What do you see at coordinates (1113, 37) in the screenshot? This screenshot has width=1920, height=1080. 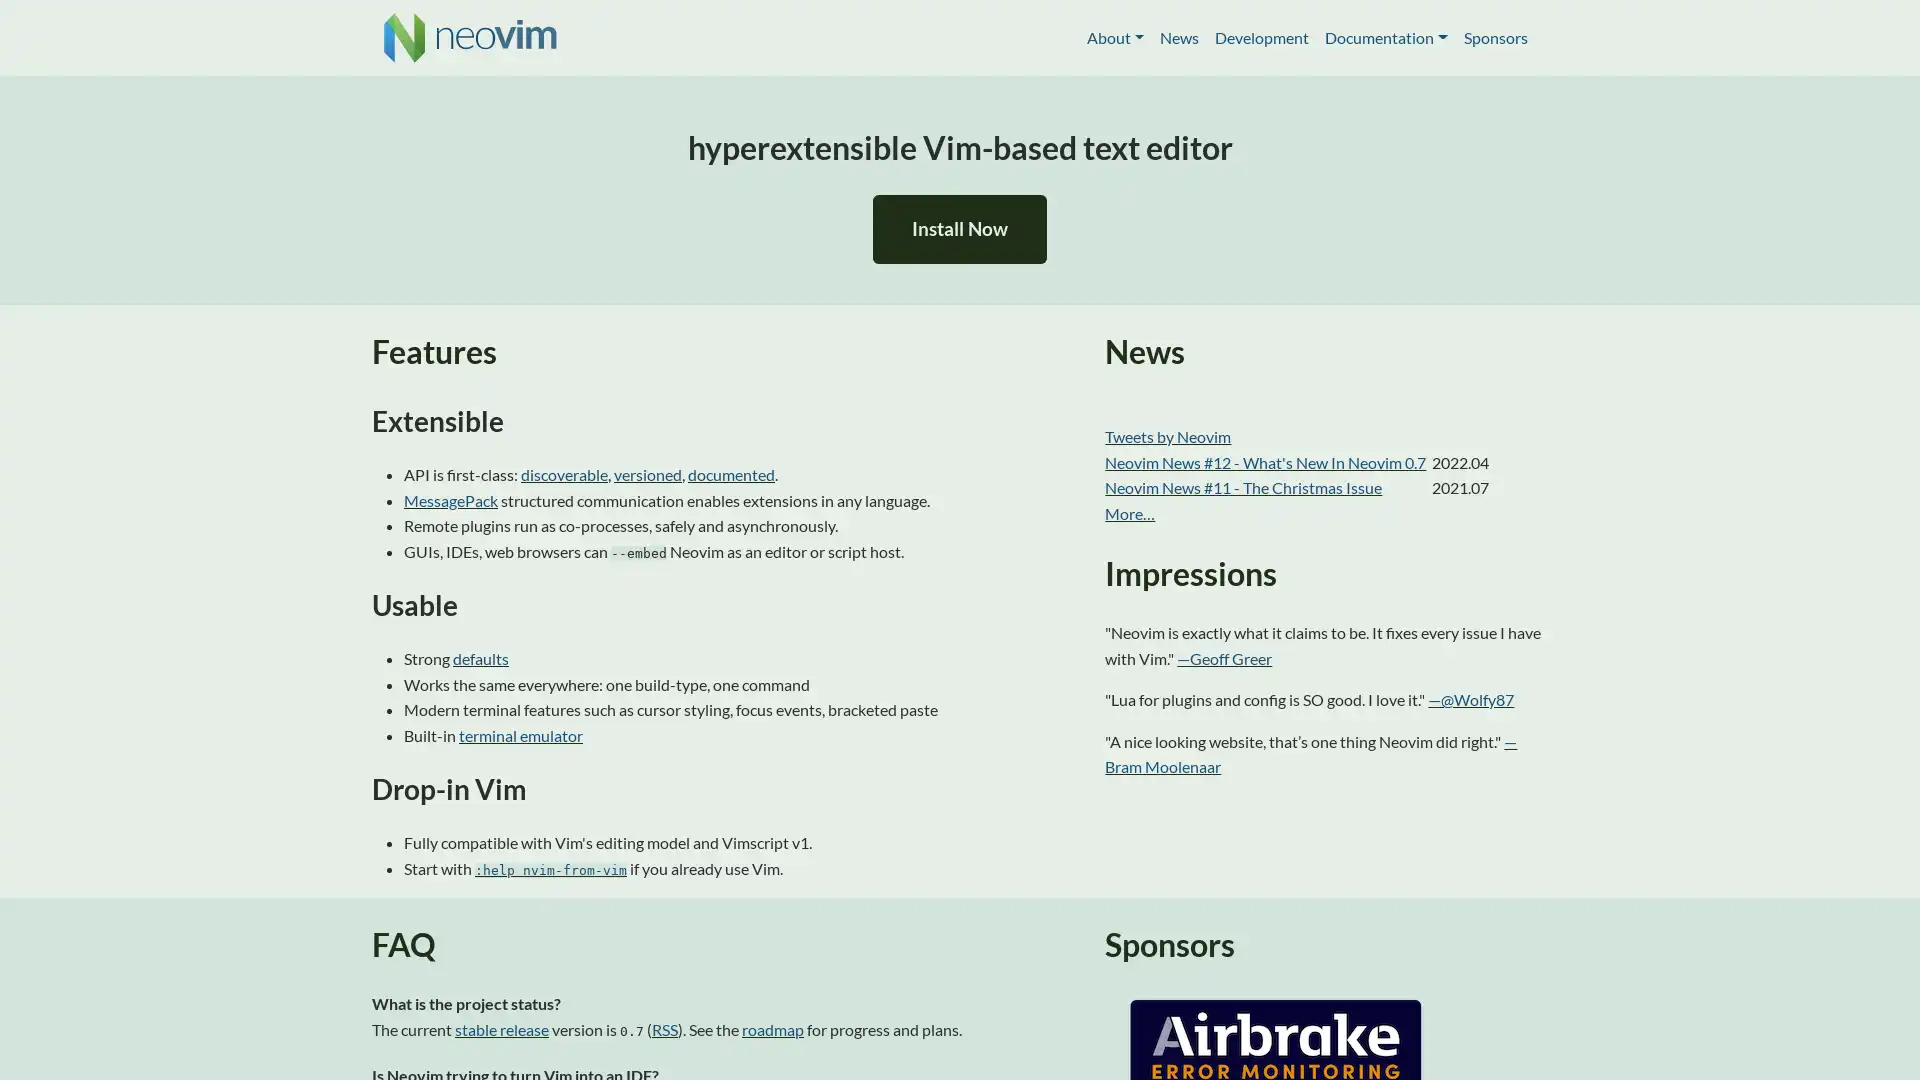 I see `About` at bounding box center [1113, 37].